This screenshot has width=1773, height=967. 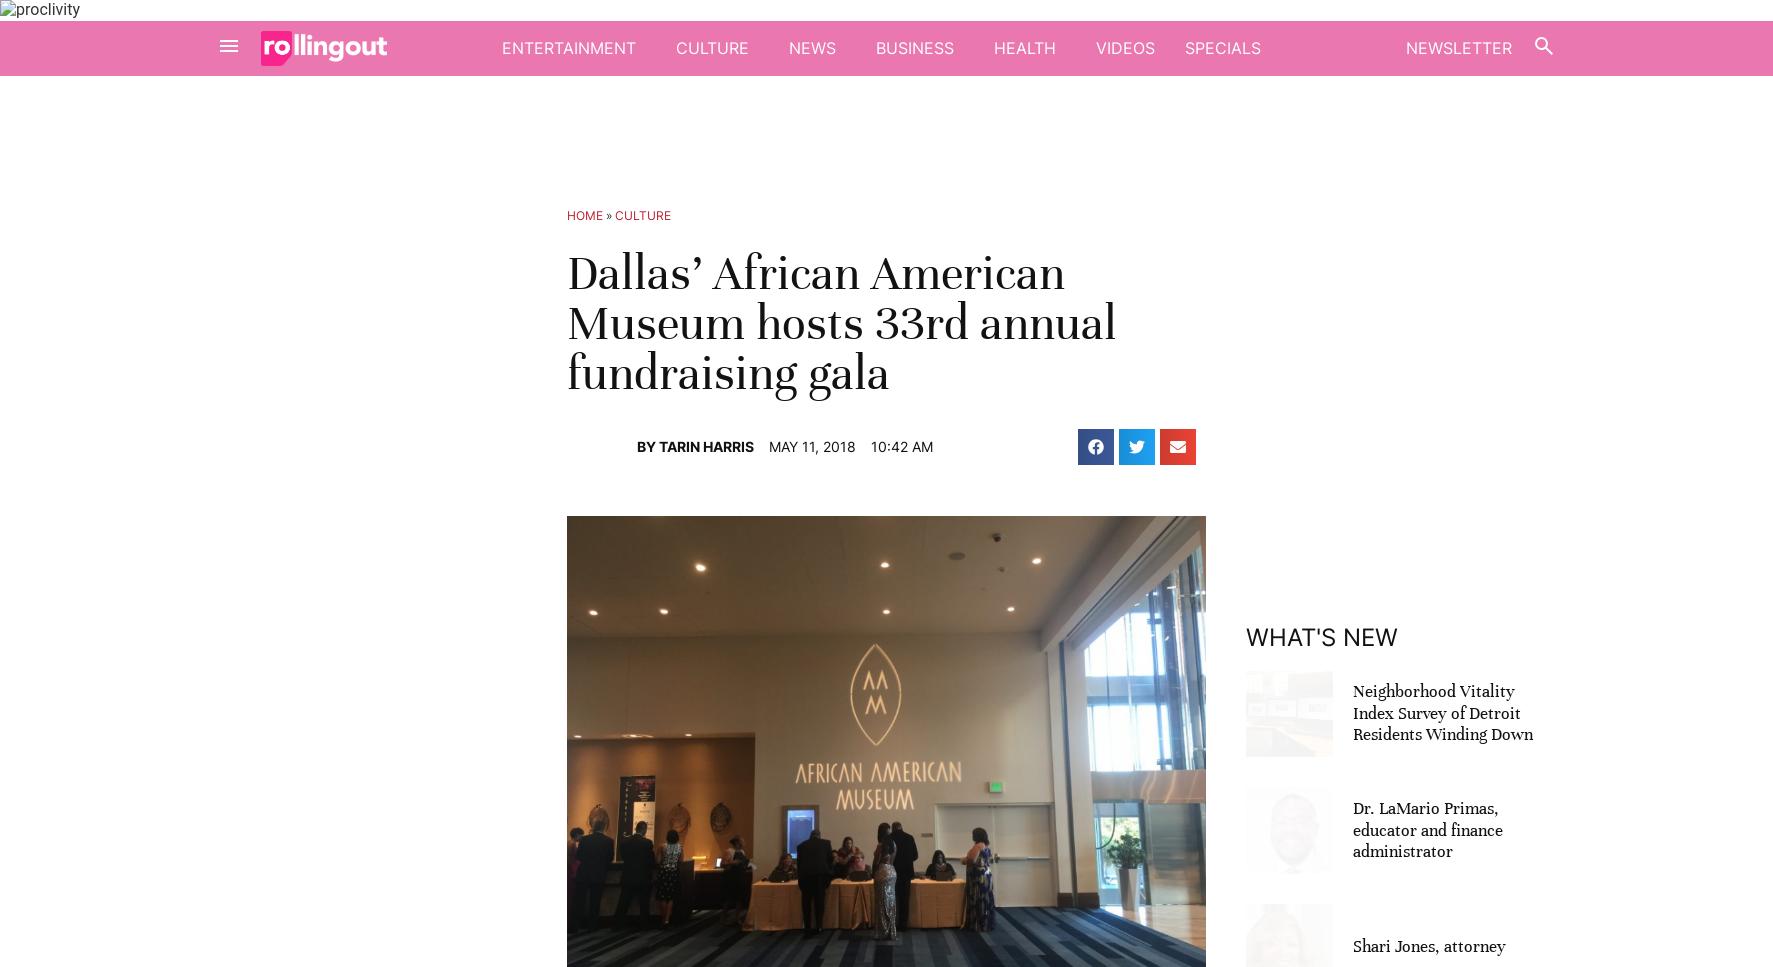 What do you see at coordinates (810, 444) in the screenshot?
I see `'May 11, 2018'` at bounding box center [810, 444].